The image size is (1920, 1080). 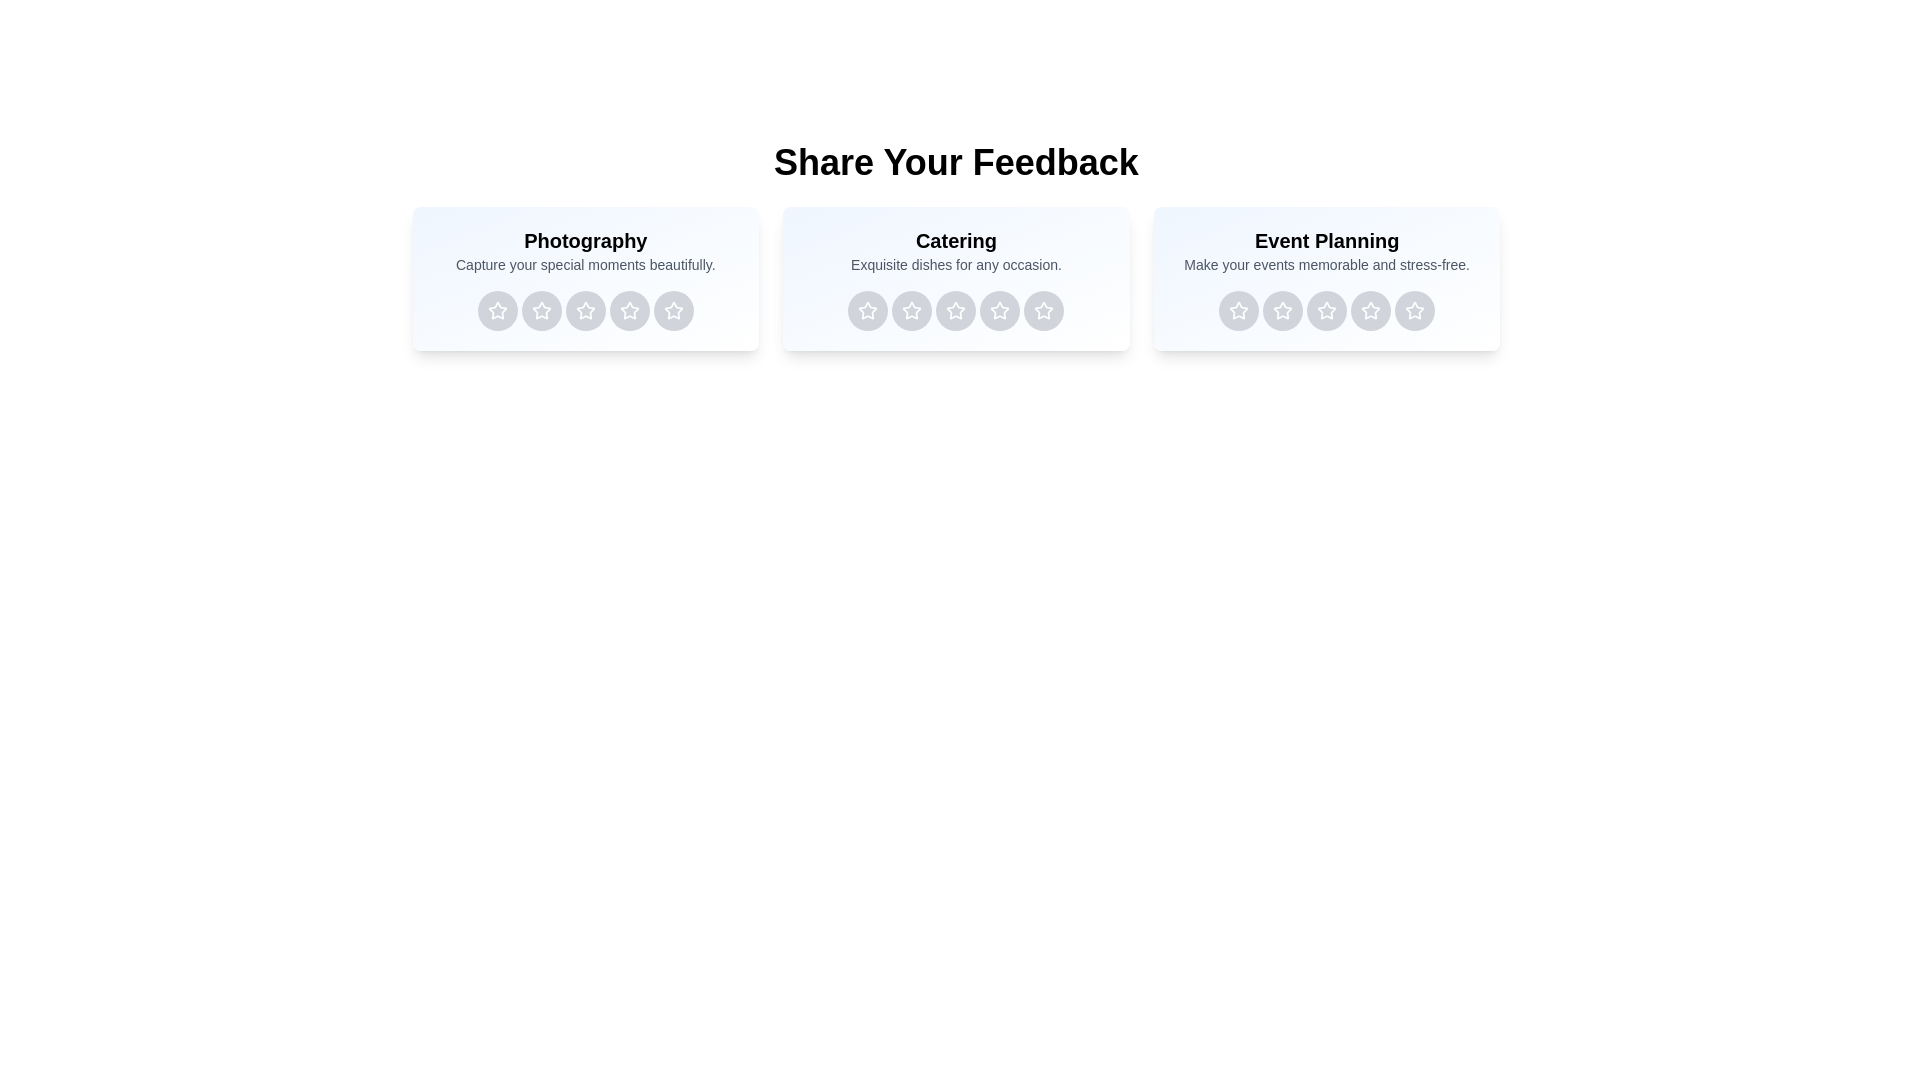 What do you see at coordinates (1042, 311) in the screenshot?
I see `the rating button for Catering service with 5 stars` at bounding box center [1042, 311].